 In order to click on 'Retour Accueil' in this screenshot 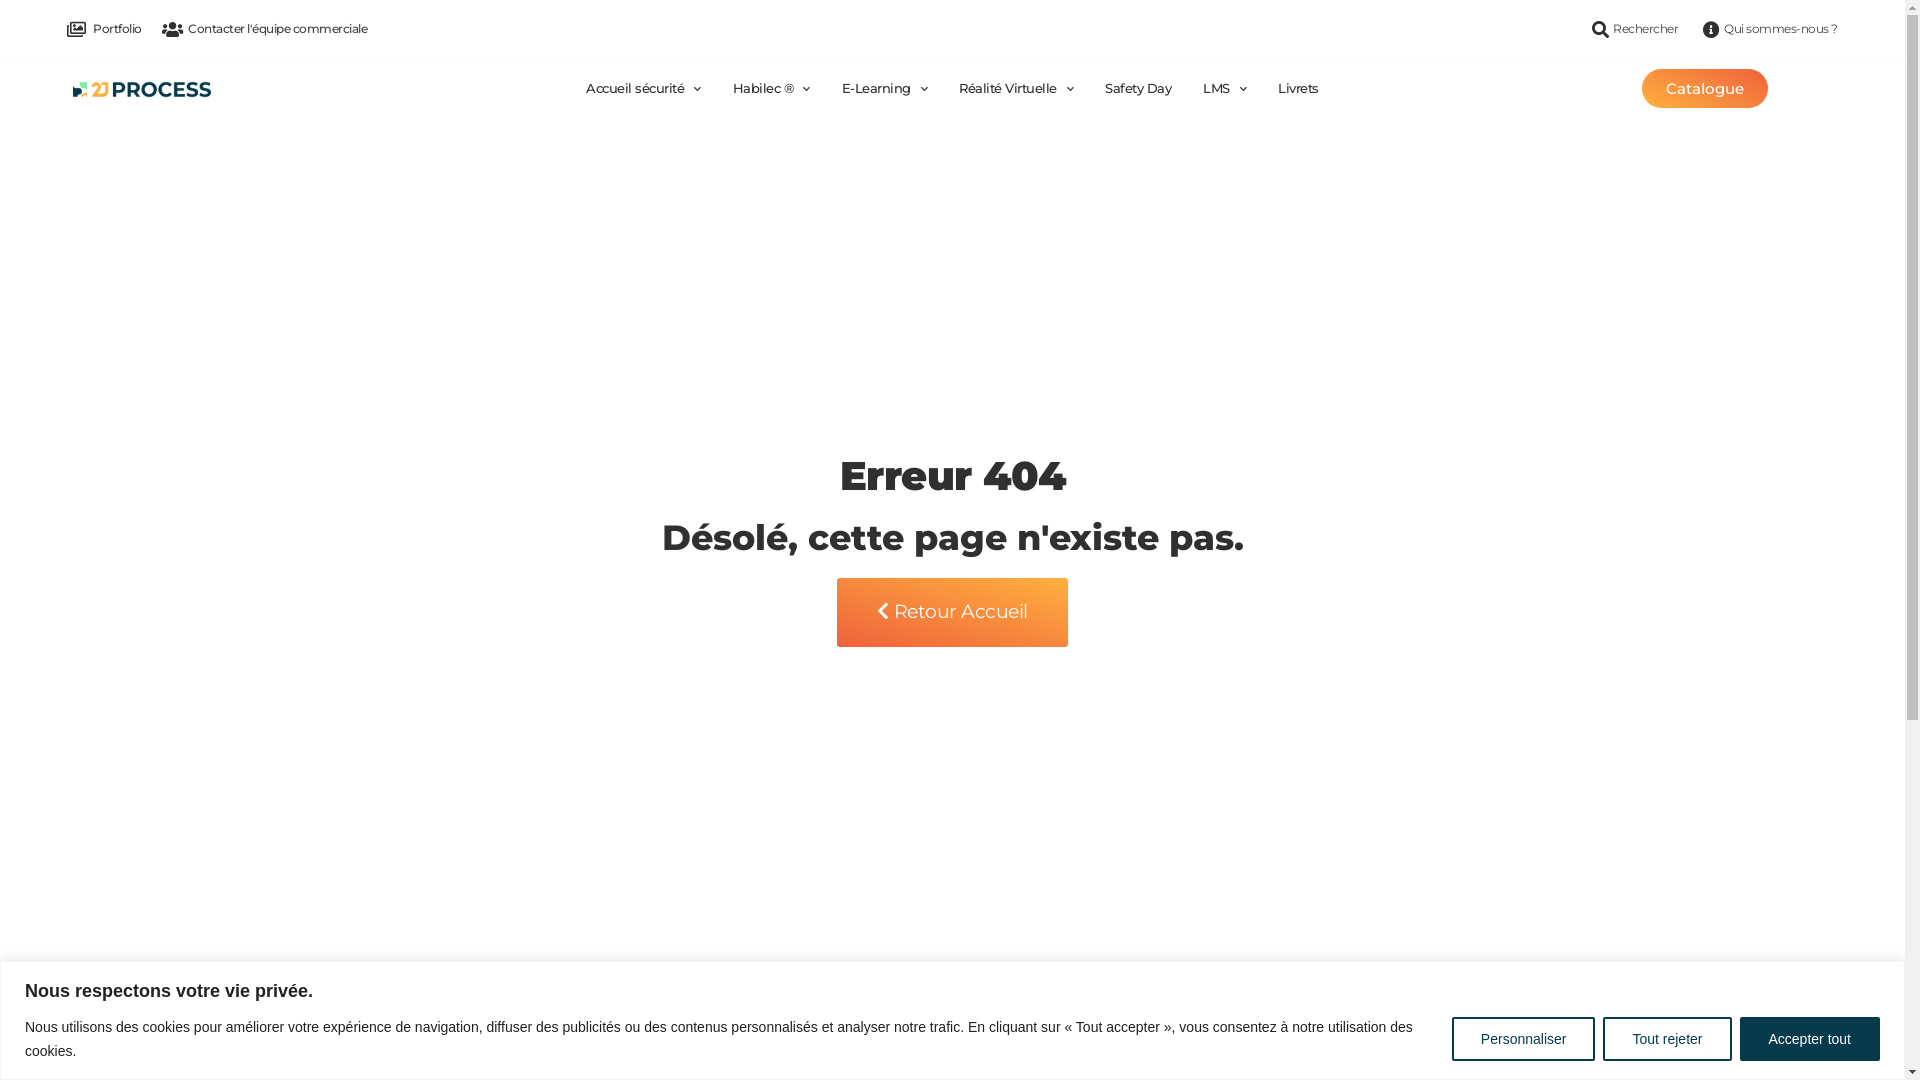, I will do `click(951, 611)`.